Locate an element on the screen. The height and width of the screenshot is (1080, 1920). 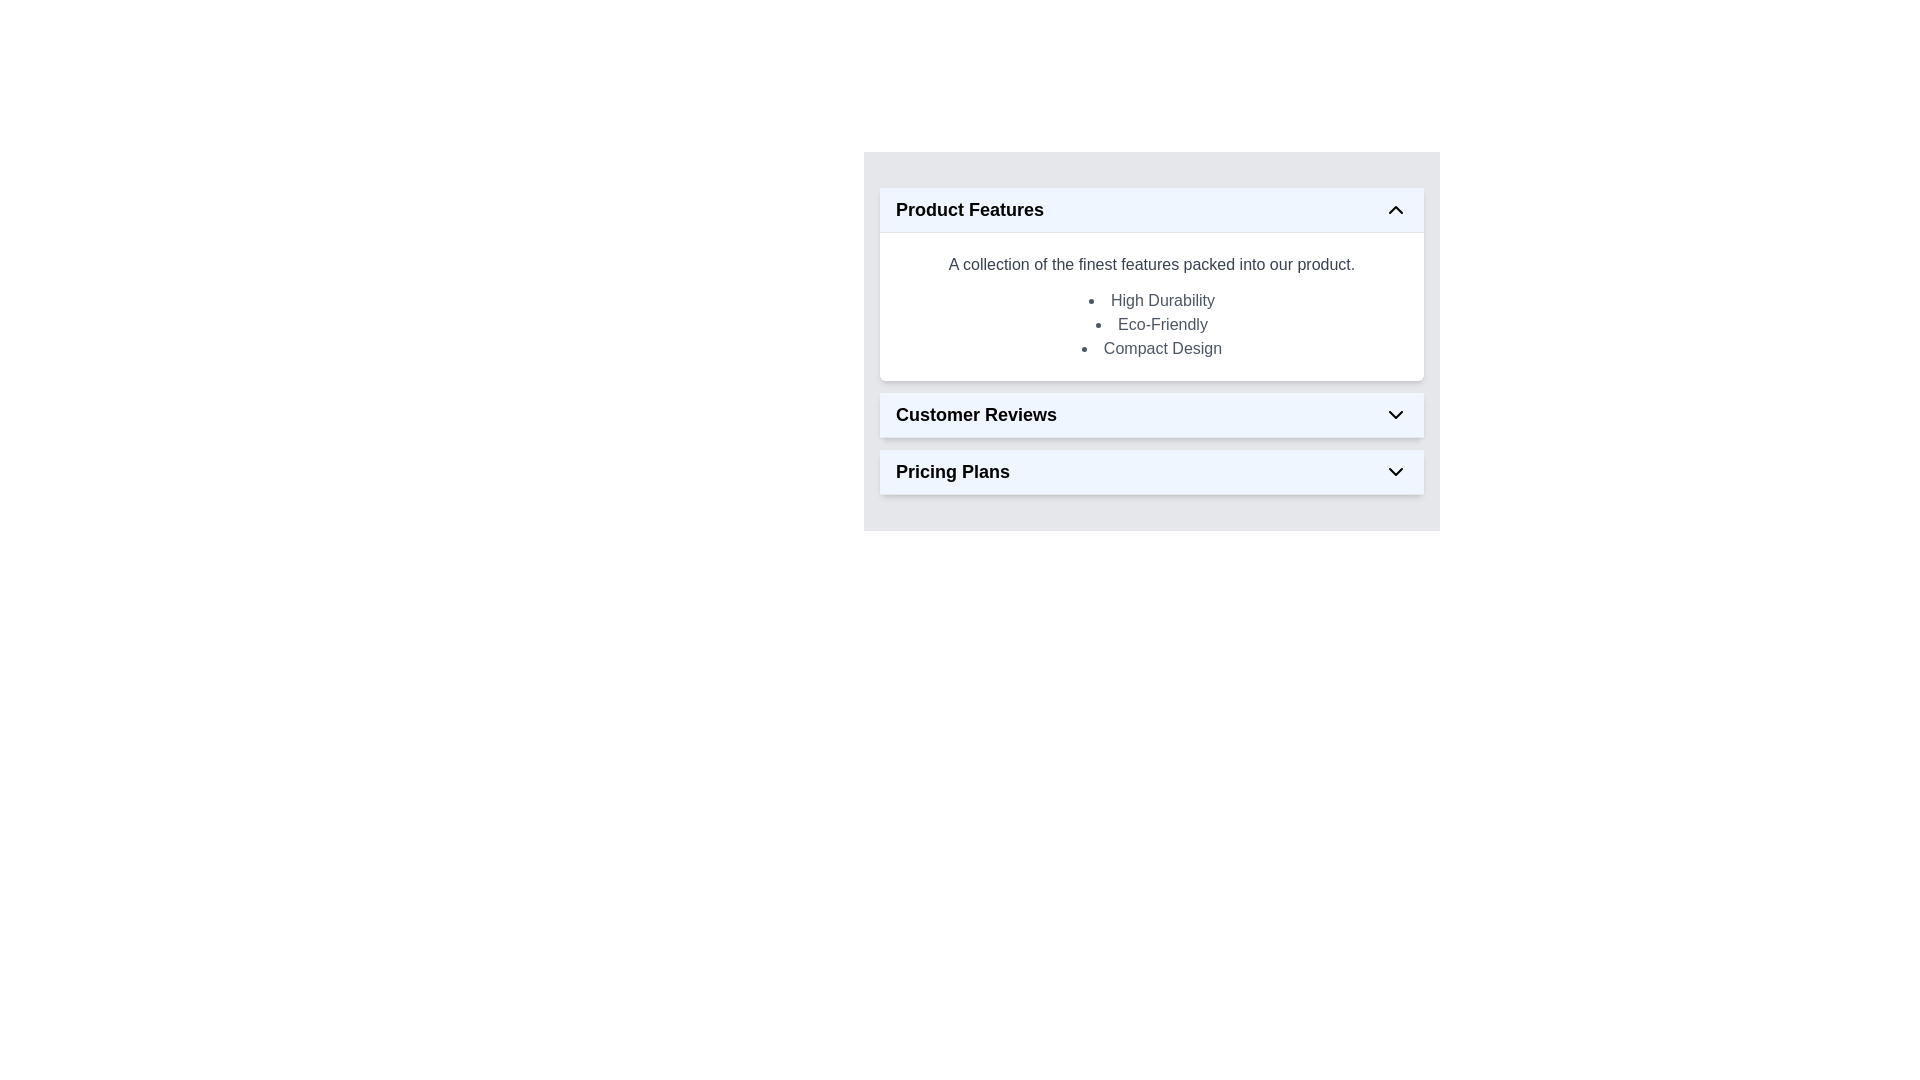
the third item in the bullet list under the 'Product Features' section, which describes a specific feature of the product is located at coordinates (1152, 347).